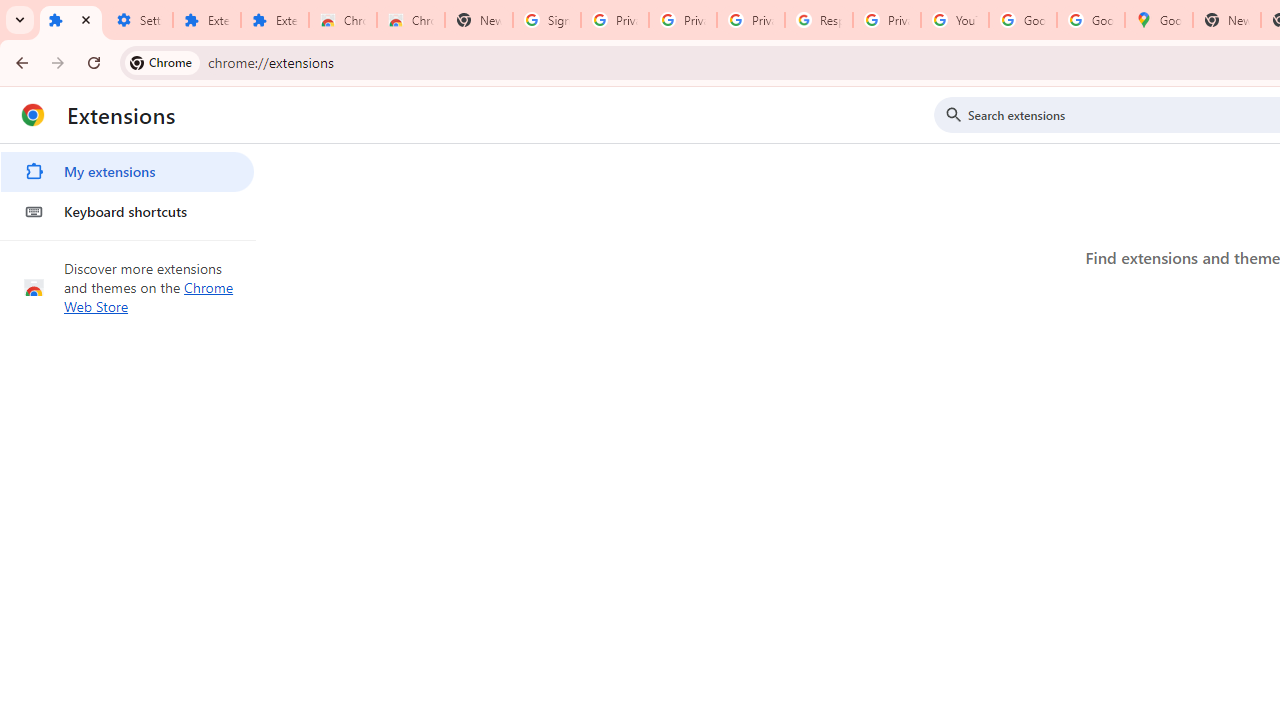 The height and width of the screenshot is (720, 1280). I want to click on 'Keyboard shortcuts', so click(126, 212).